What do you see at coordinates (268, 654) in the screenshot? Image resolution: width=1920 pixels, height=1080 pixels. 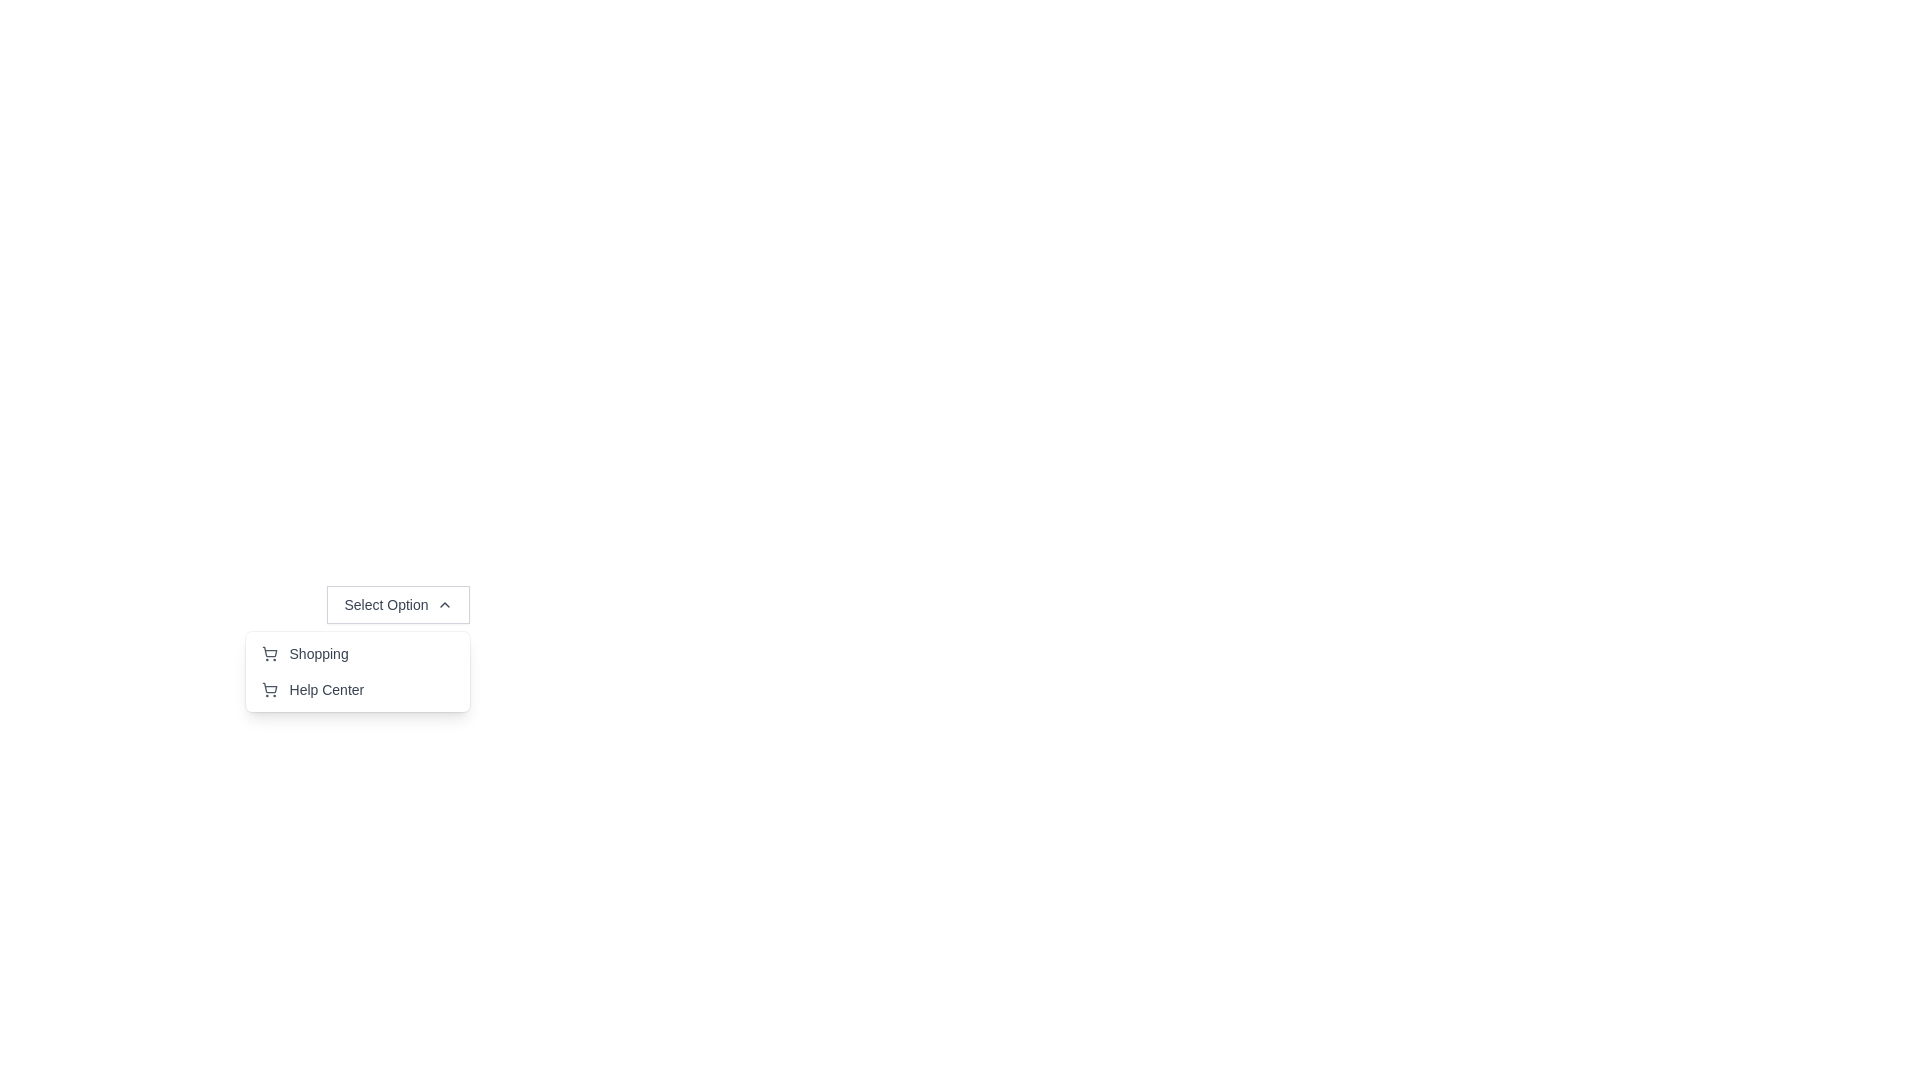 I see `the shopping cart SVG icon, which is gray and positioned to the left of the 'Shopping' label in the dropdown menu` at bounding box center [268, 654].